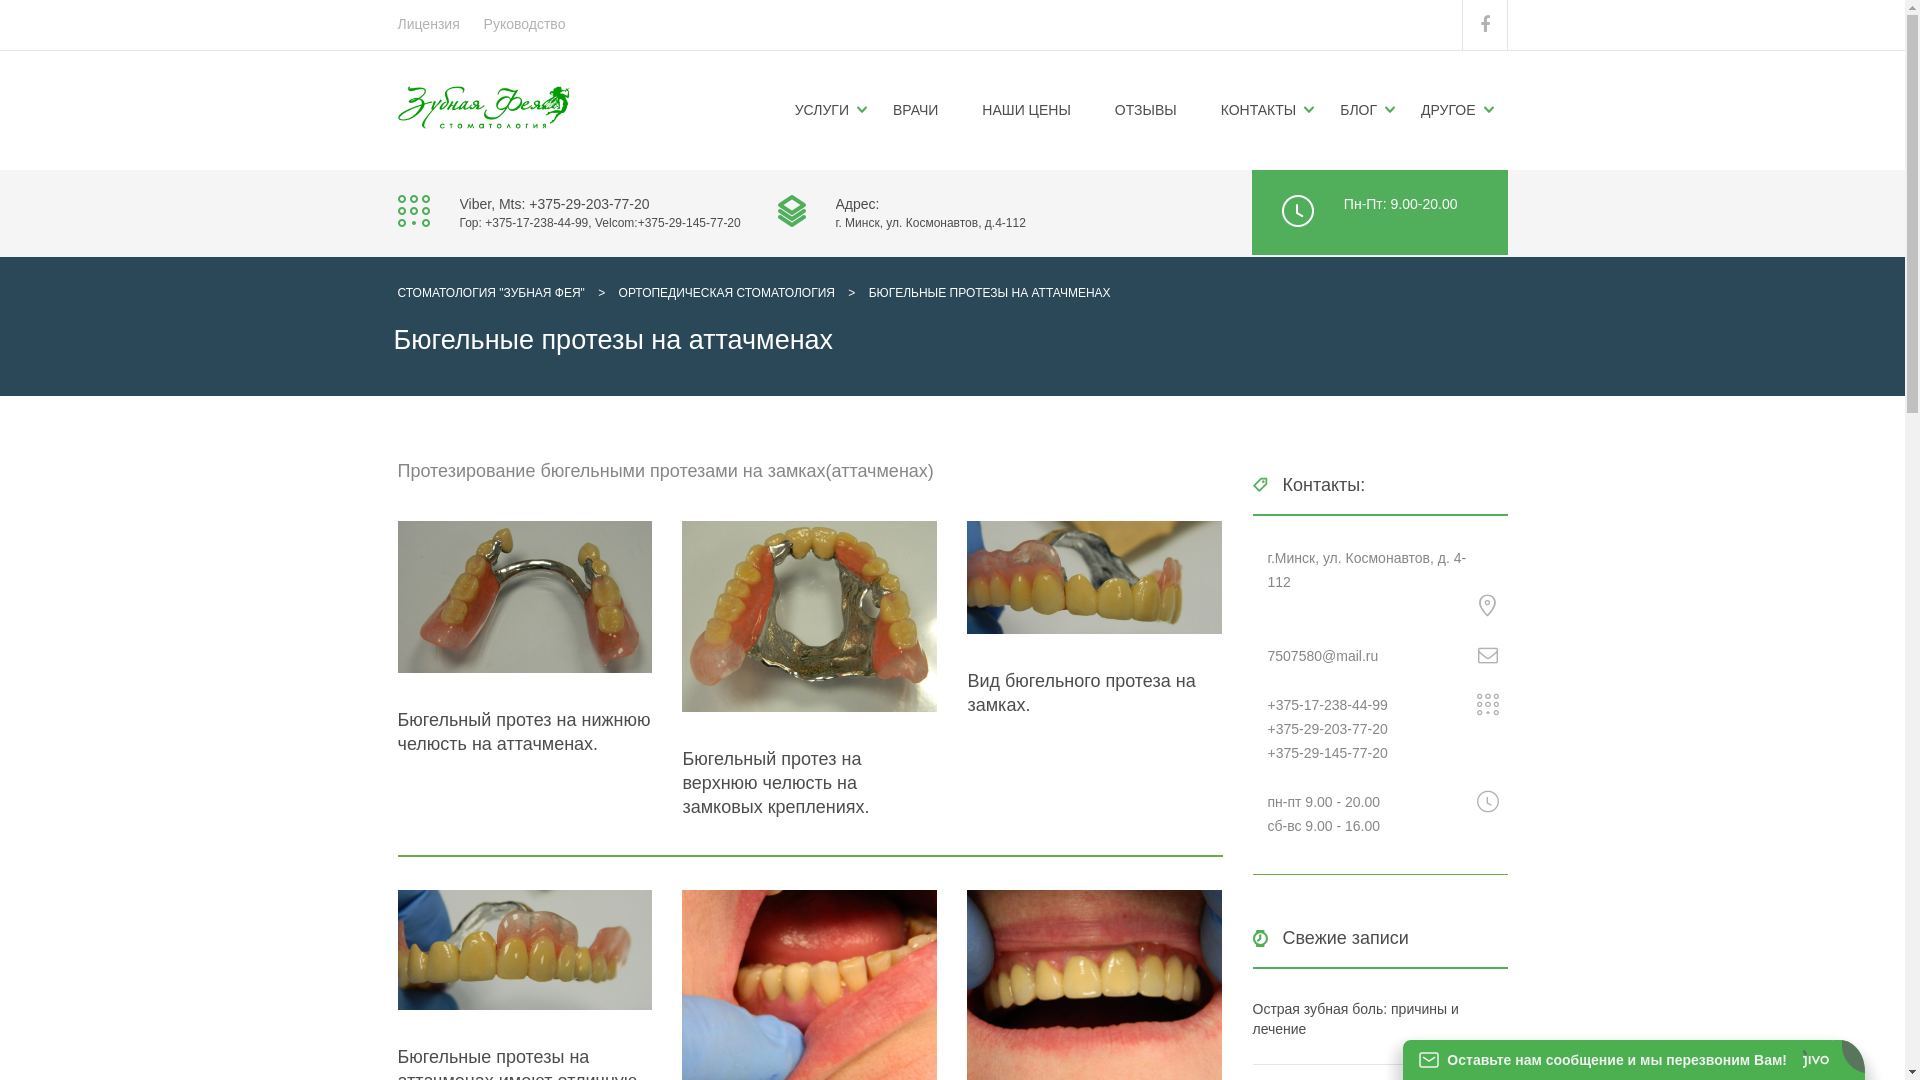  What do you see at coordinates (1323, 655) in the screenshot?
I see `'7507580@mail.ru'` at bounding box center [1323, 655].